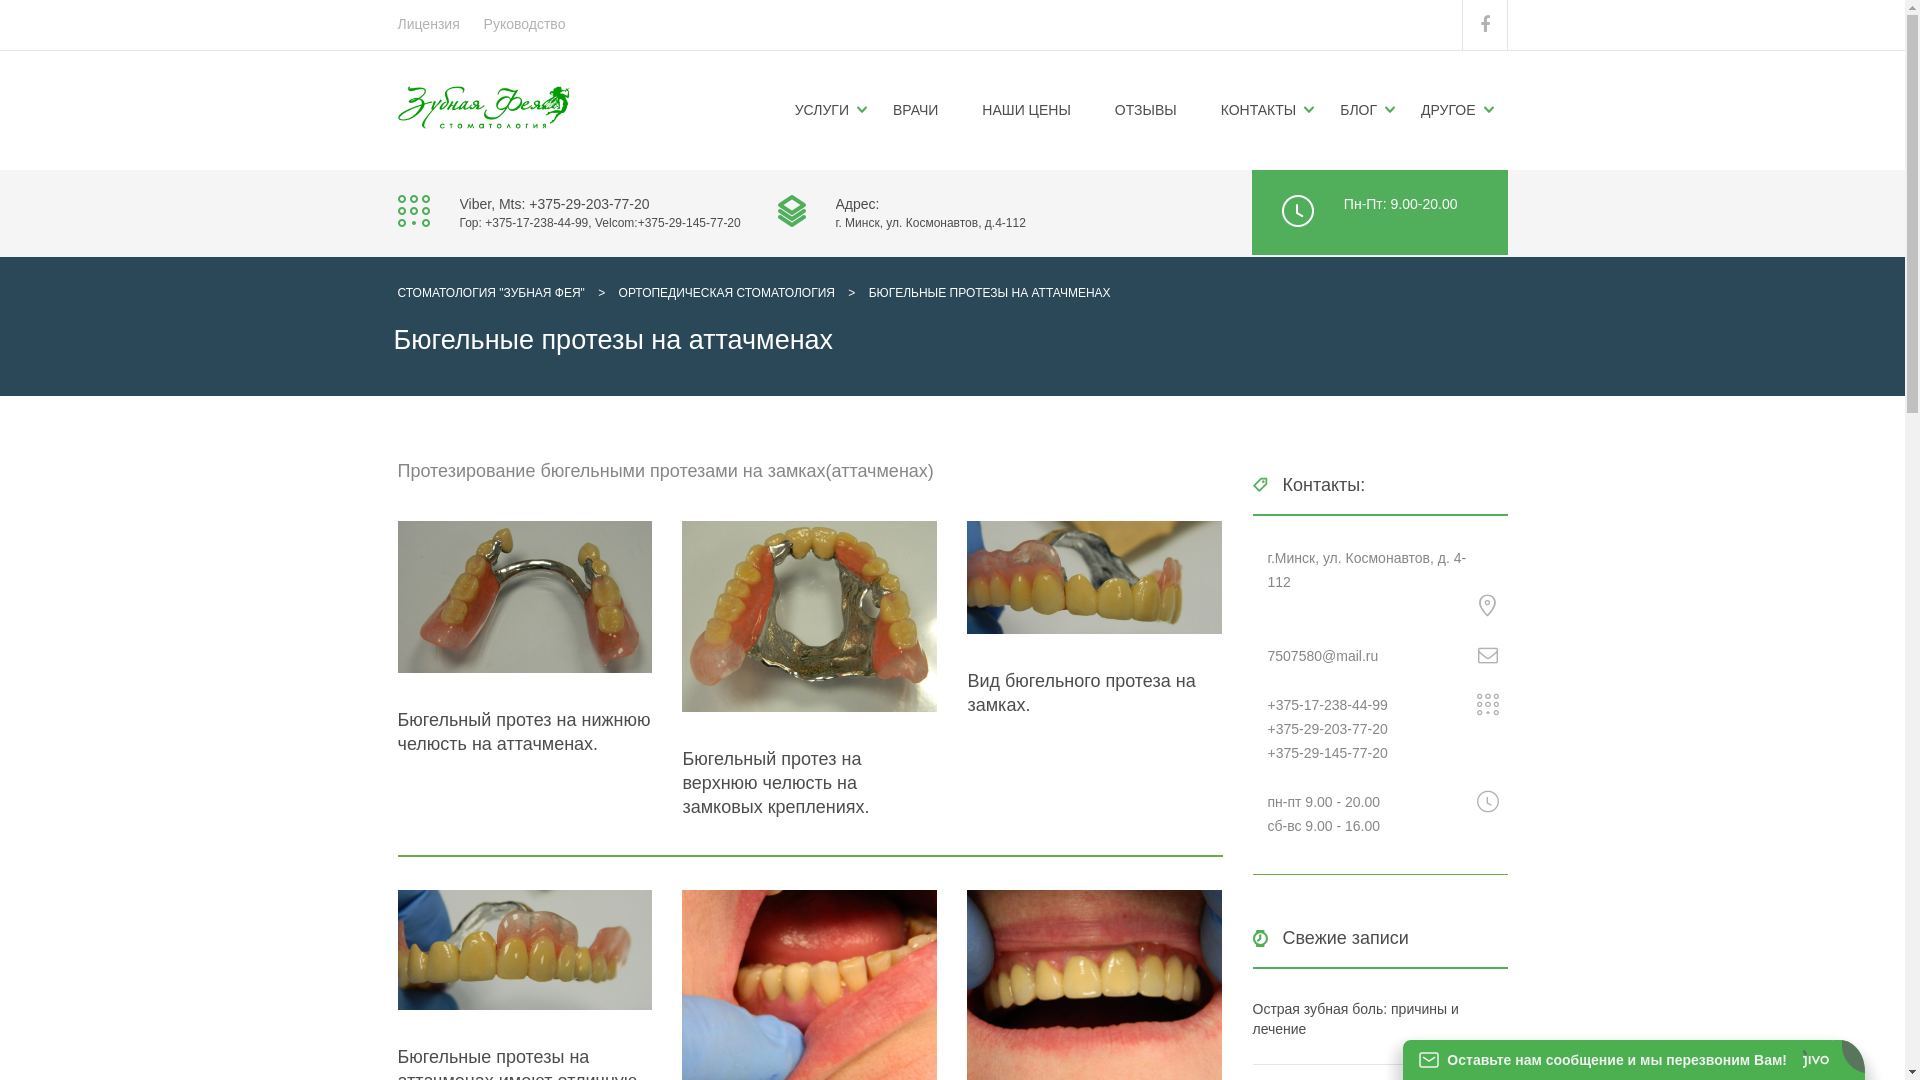  What do you see at coordinates (1323, 655) in the screenshot?
I see `'7507580@mail.ru'` at bounding box center [1323, 655].